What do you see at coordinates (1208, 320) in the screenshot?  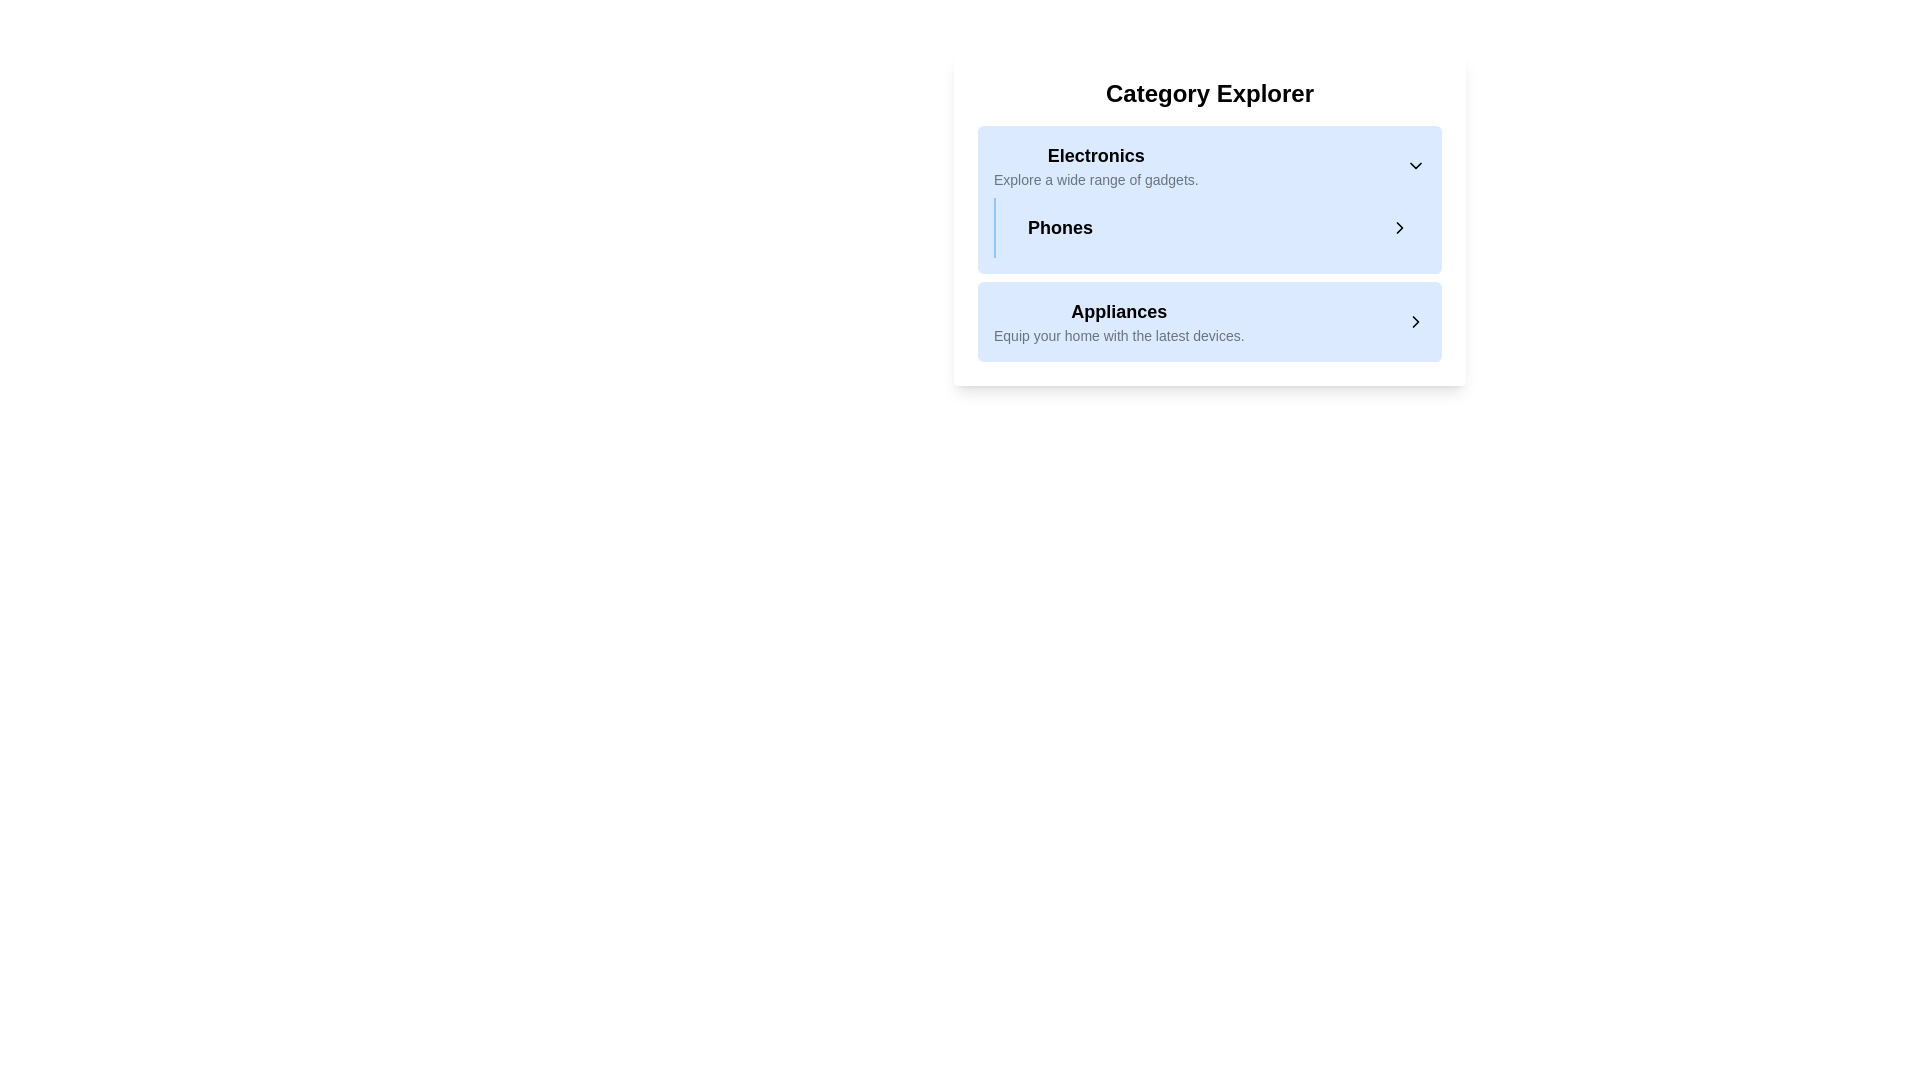 I see `the clickable navigation panel for the 'Appliances' category located at the bottom of the 'Category Explorer' section` at bounding box center [1208, 320].